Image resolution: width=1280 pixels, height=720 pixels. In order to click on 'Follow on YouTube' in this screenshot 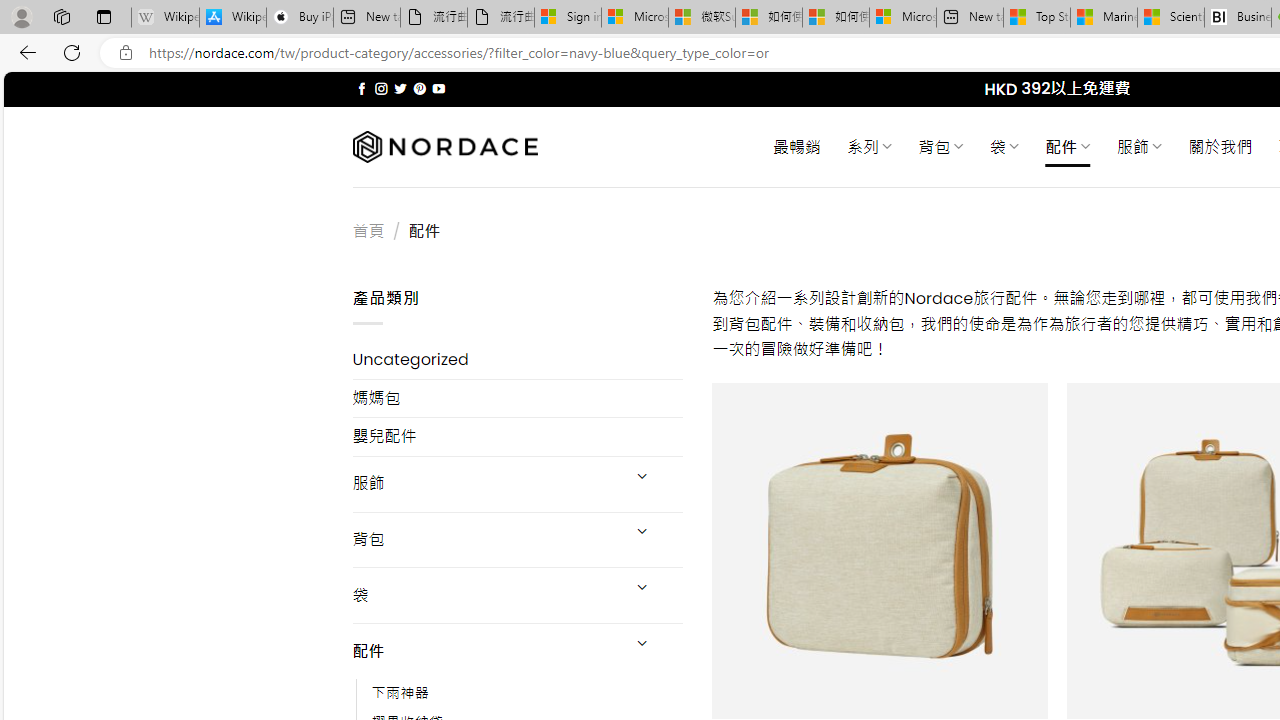, I will do `click(438, 88)`.